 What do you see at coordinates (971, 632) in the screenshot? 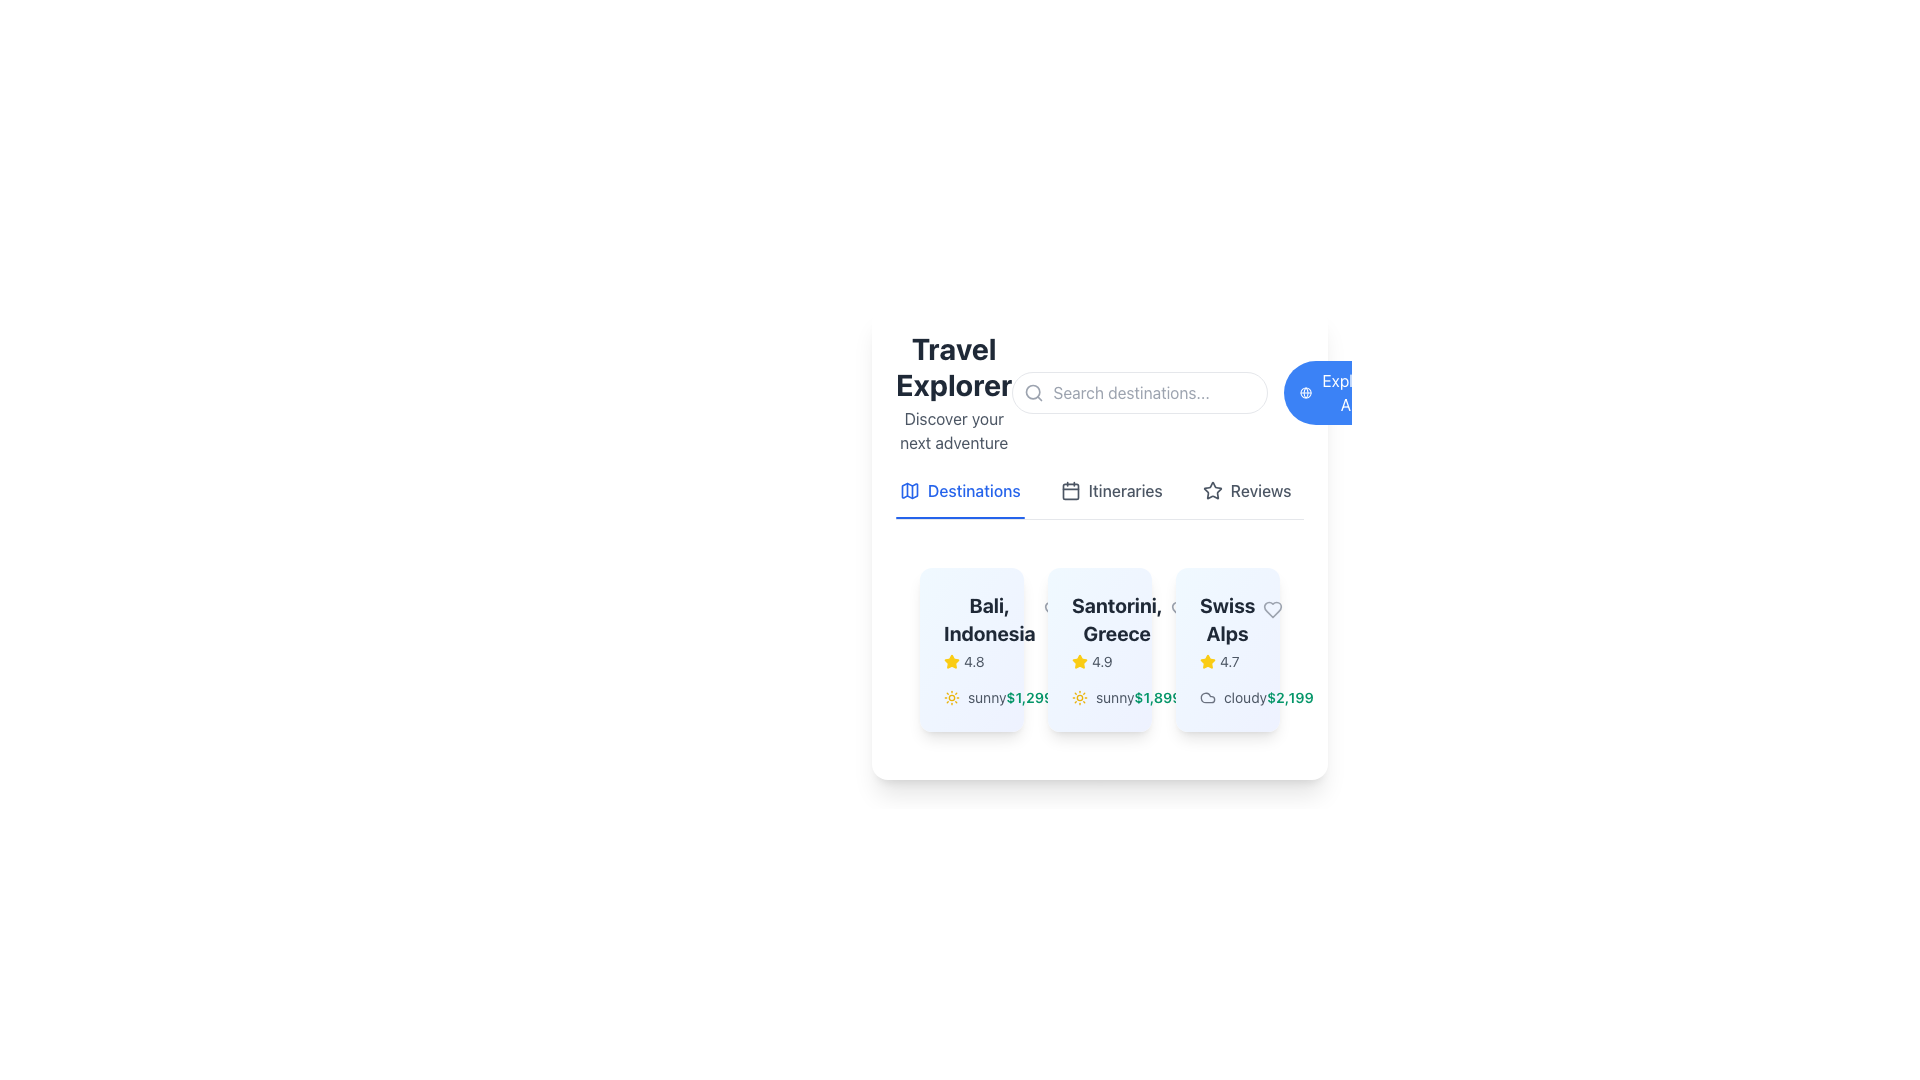
I see `the 'Bali, Indonesia' descriptive text and icon group` at bounding box center [971, 632].